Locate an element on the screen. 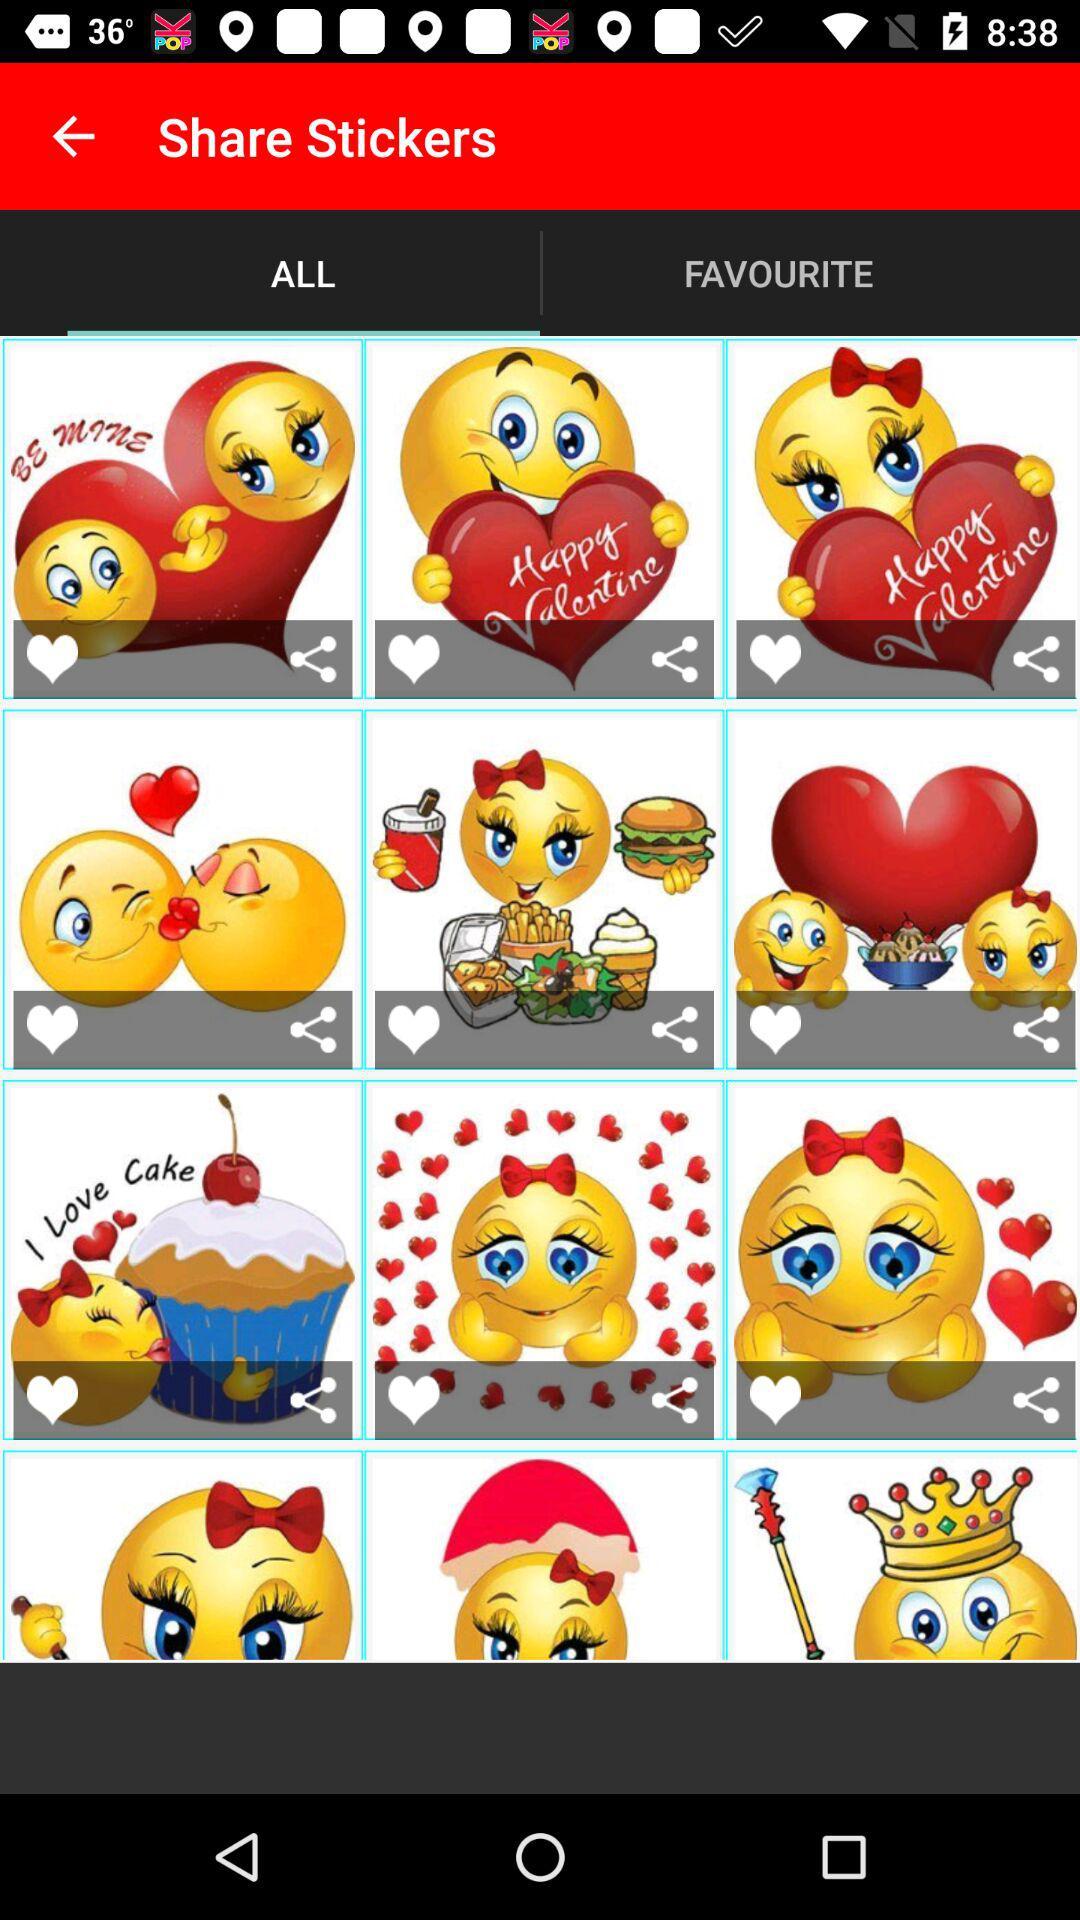  share option is located at coordinates (675, 1029).